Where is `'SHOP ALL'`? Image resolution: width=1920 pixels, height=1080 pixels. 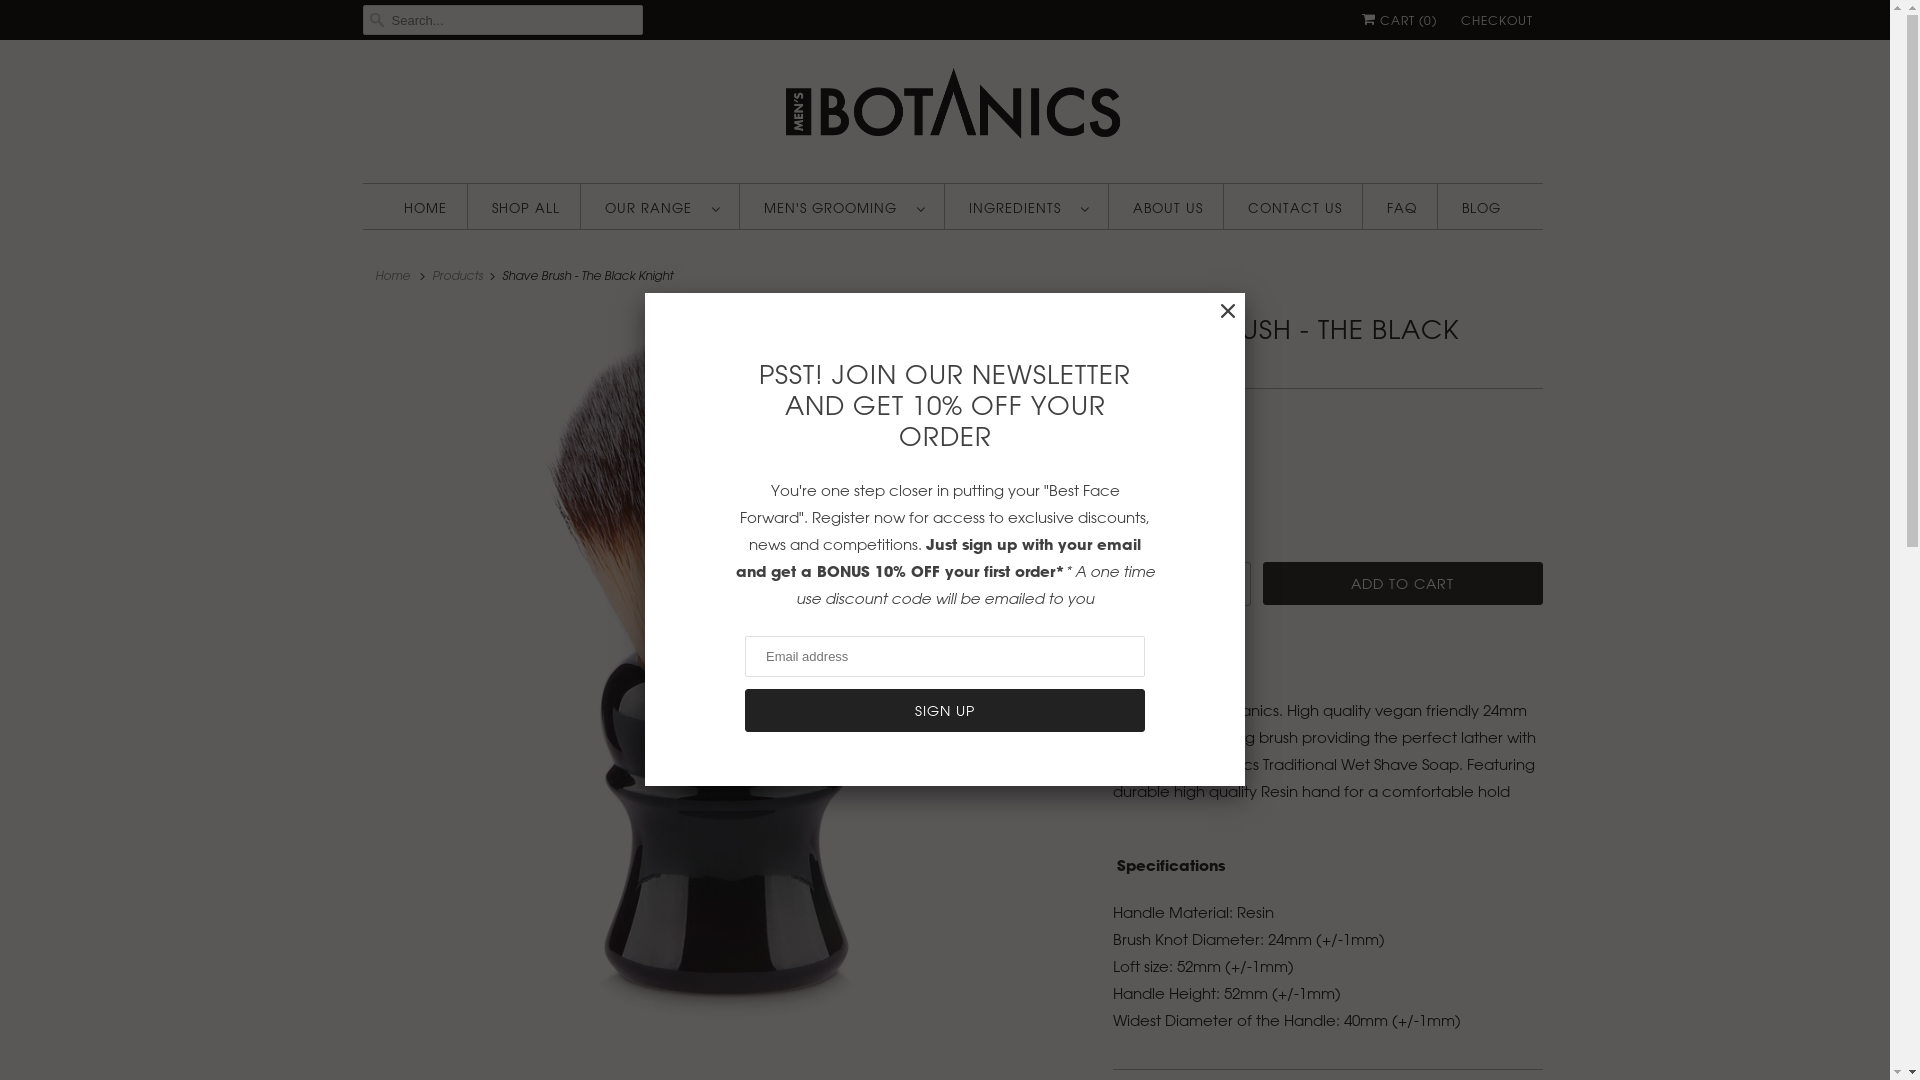
'SHOP ALL' is located at coordinates (491, 207).